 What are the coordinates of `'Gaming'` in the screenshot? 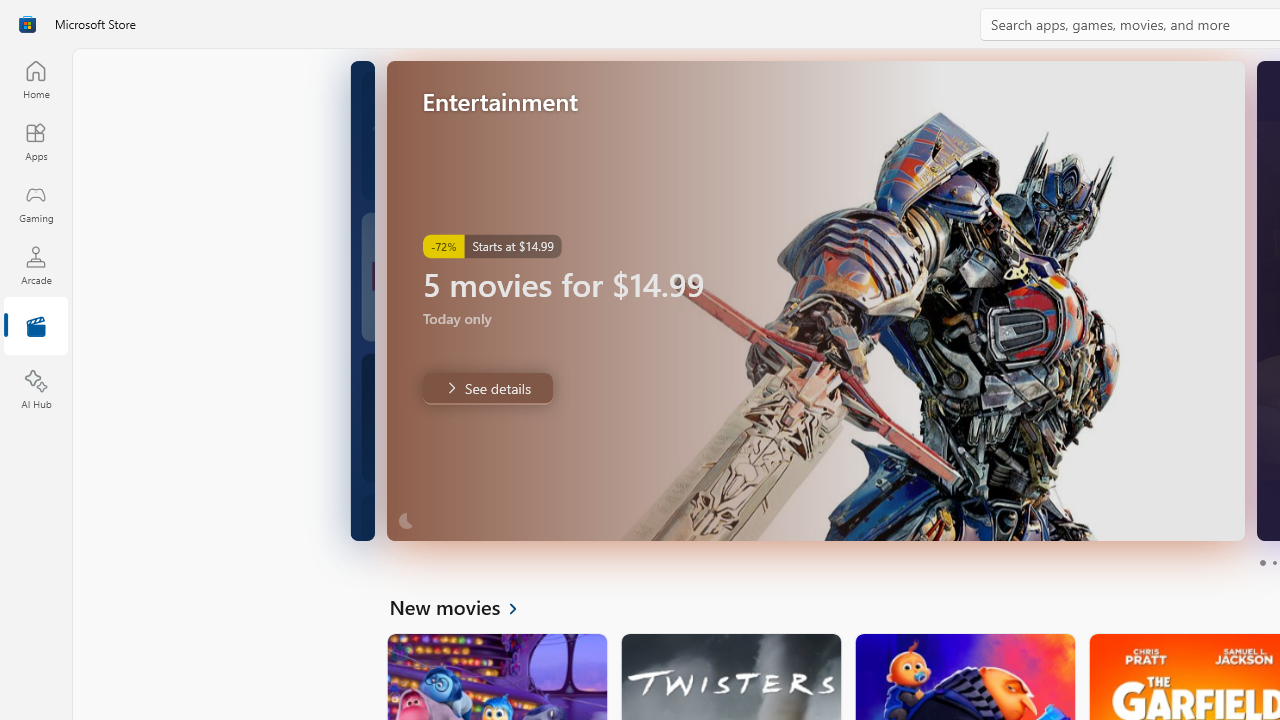 It's located at (35, 203).